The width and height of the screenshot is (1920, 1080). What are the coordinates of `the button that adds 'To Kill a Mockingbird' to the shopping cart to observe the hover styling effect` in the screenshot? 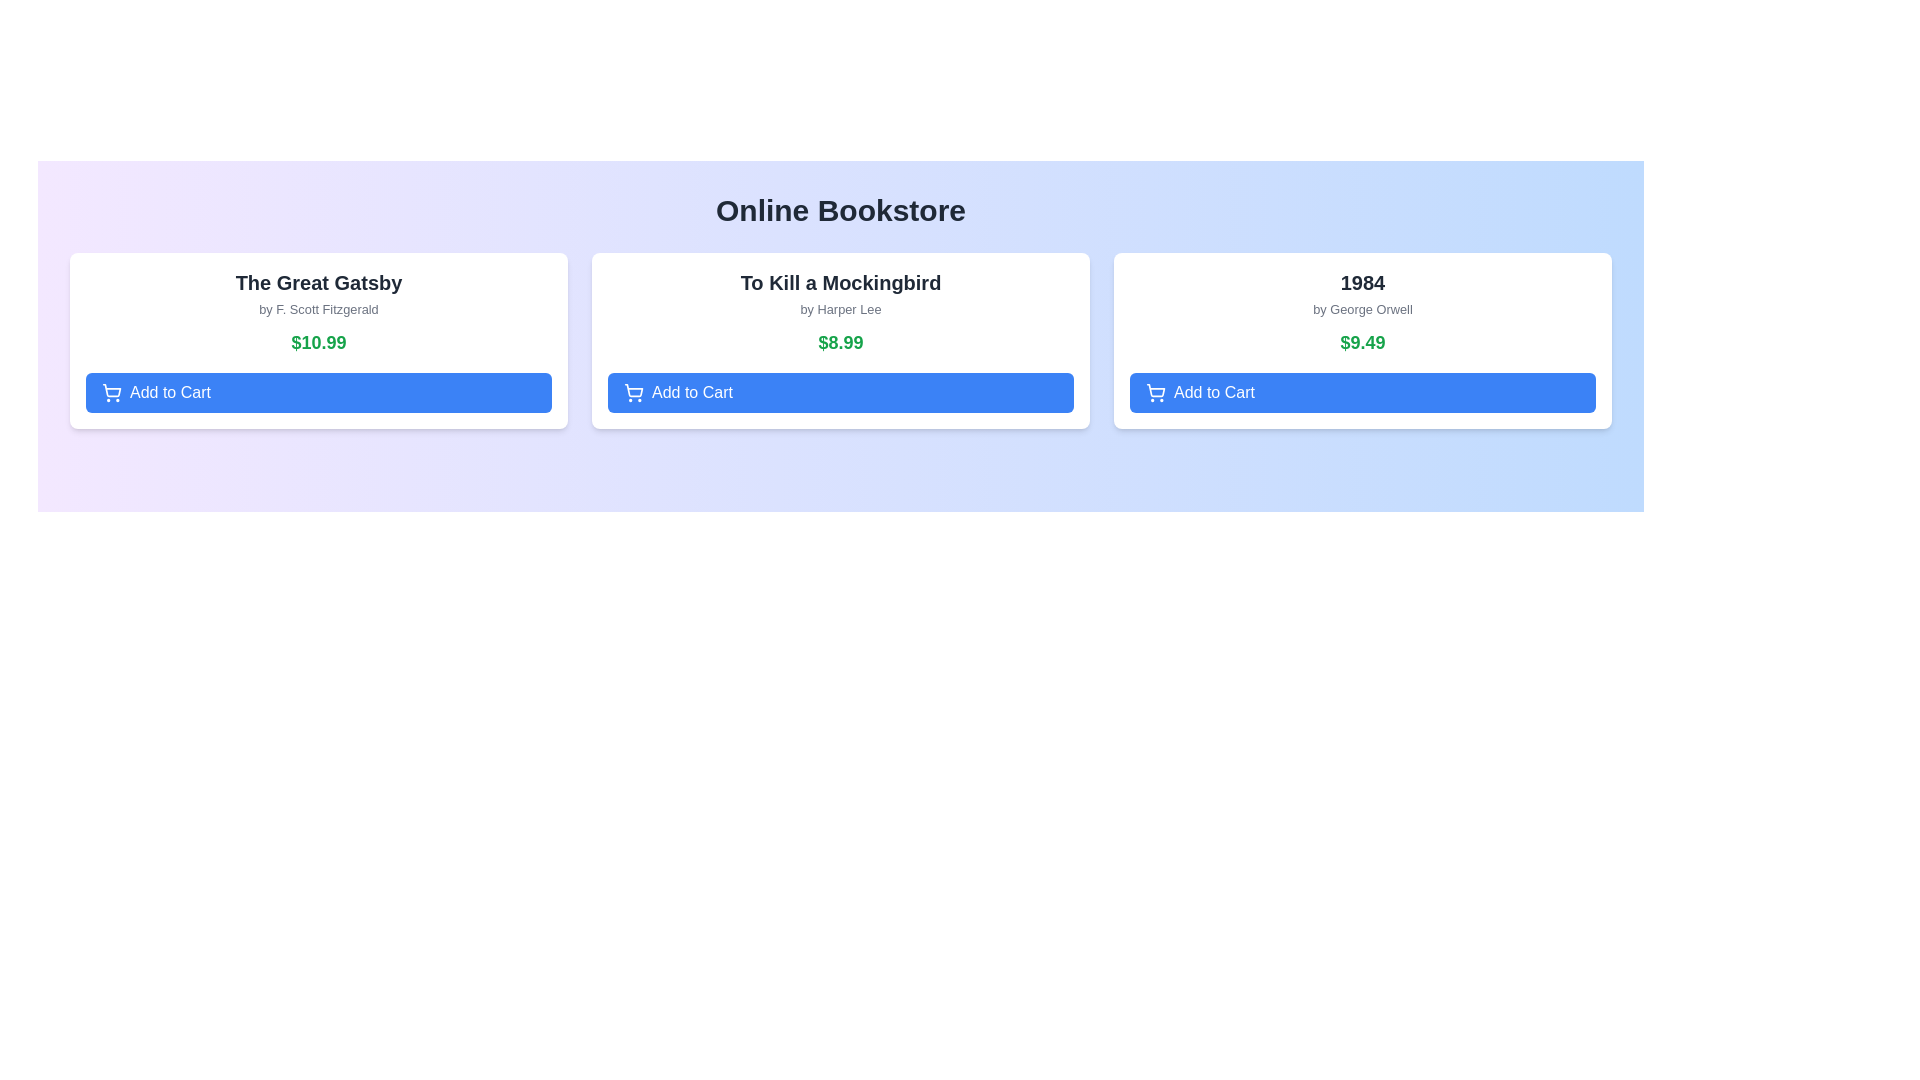 It's located at (840, 393).